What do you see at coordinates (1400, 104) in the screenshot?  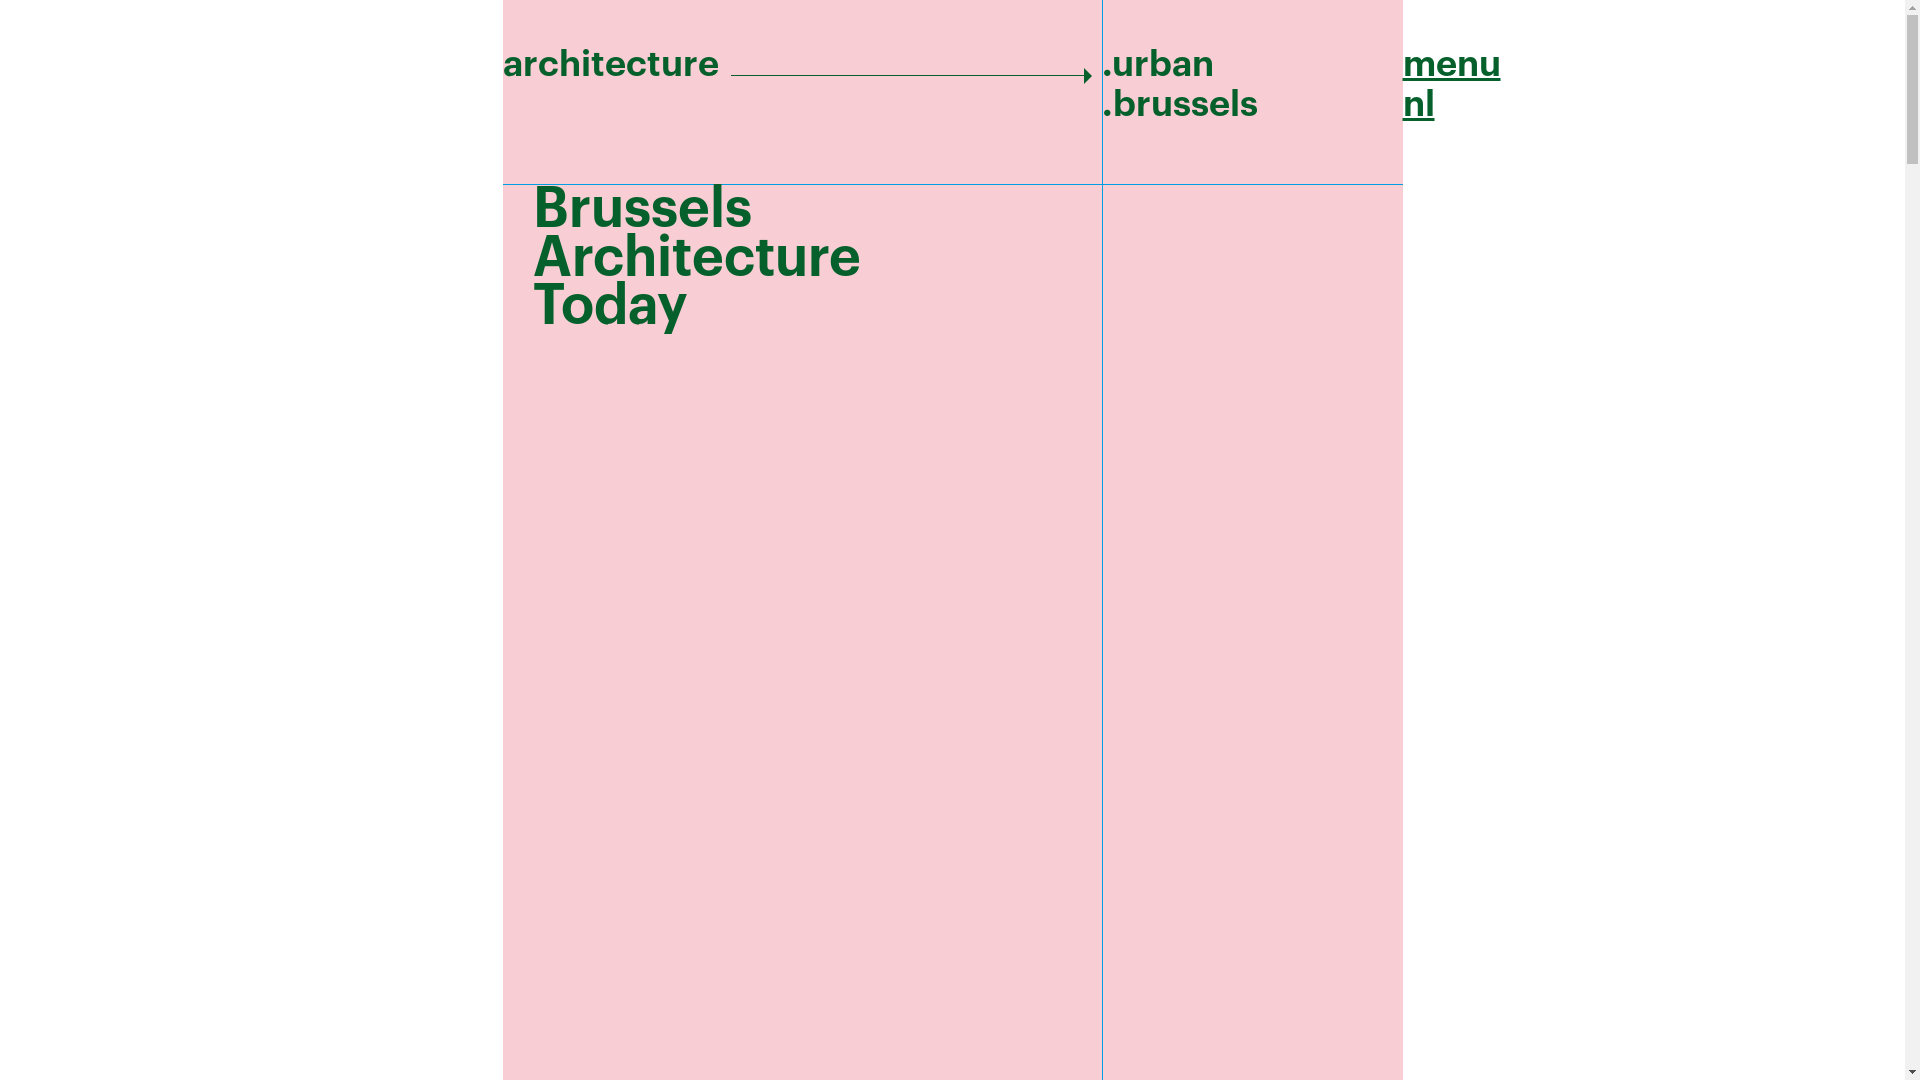 I see `'nl'` at bounding box center [1400, 104].